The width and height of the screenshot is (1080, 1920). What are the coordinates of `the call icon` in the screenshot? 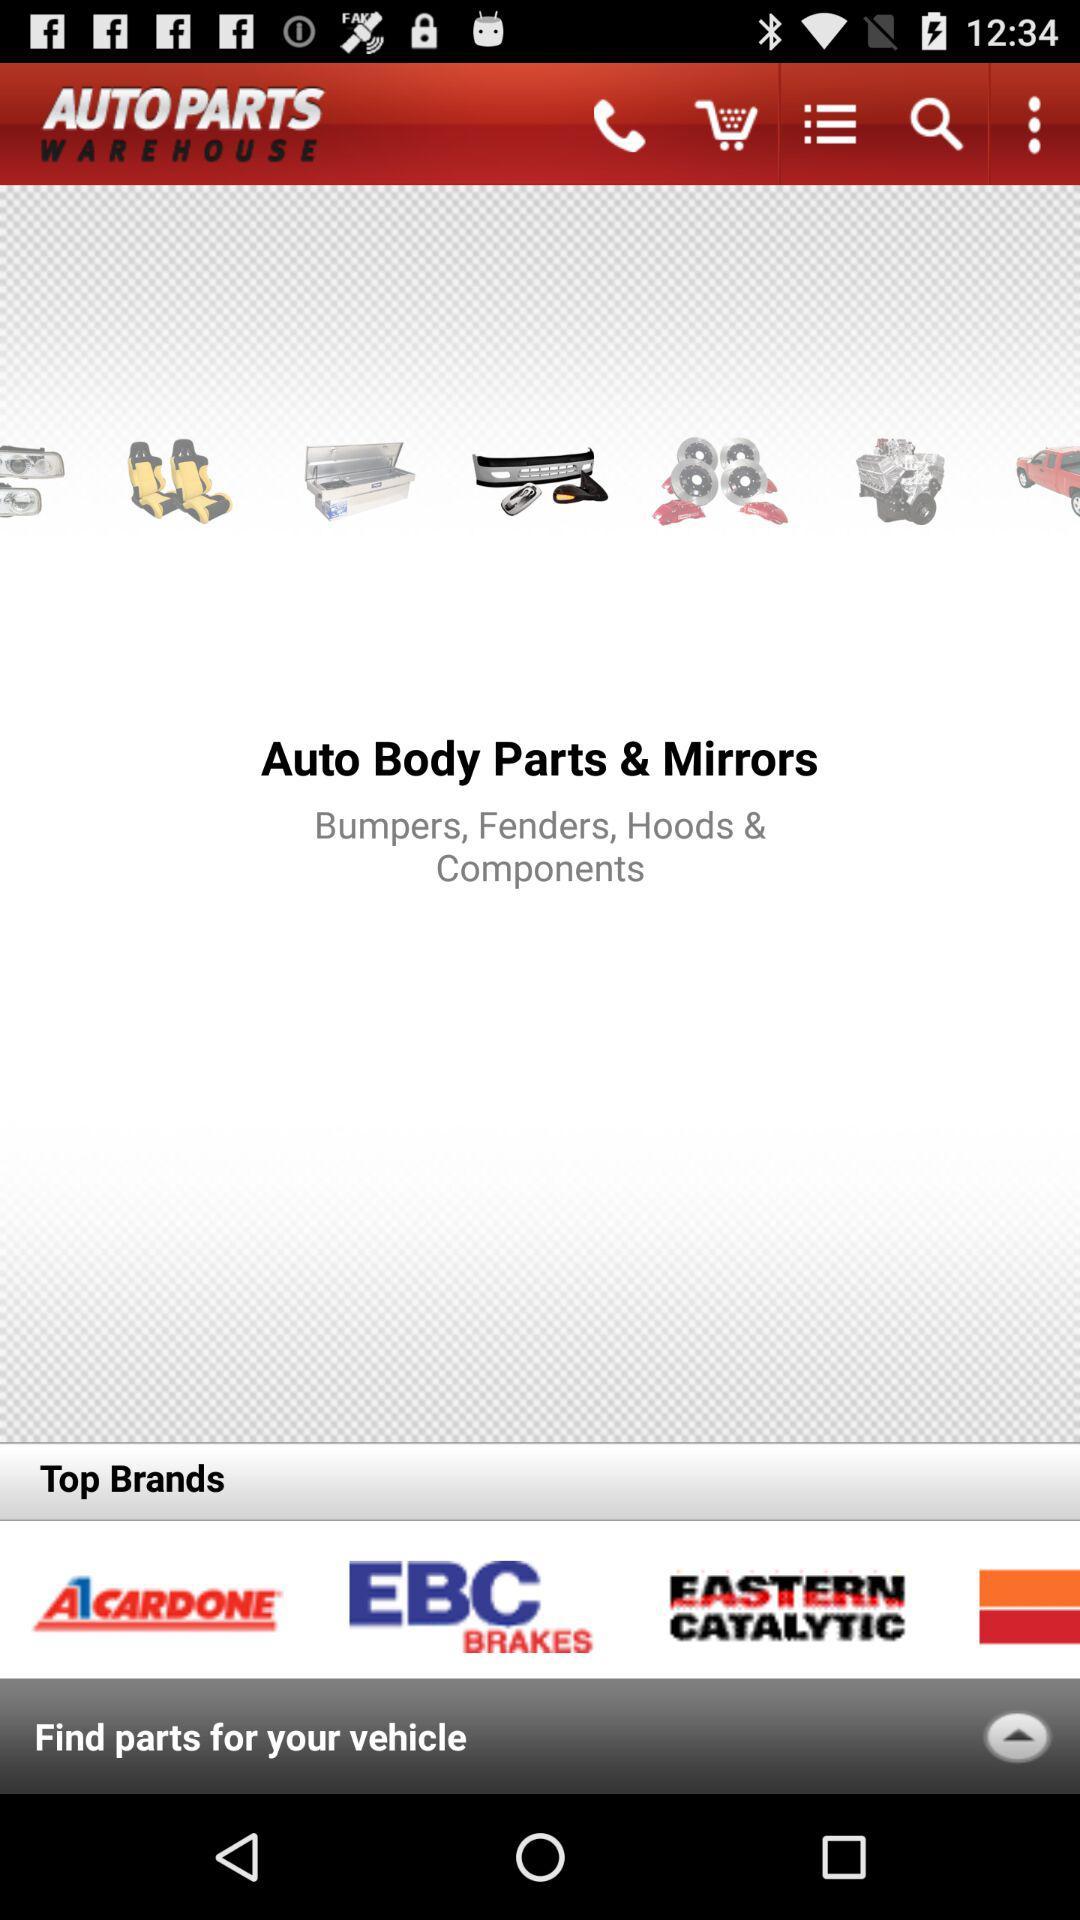 It's located at (619, 131).